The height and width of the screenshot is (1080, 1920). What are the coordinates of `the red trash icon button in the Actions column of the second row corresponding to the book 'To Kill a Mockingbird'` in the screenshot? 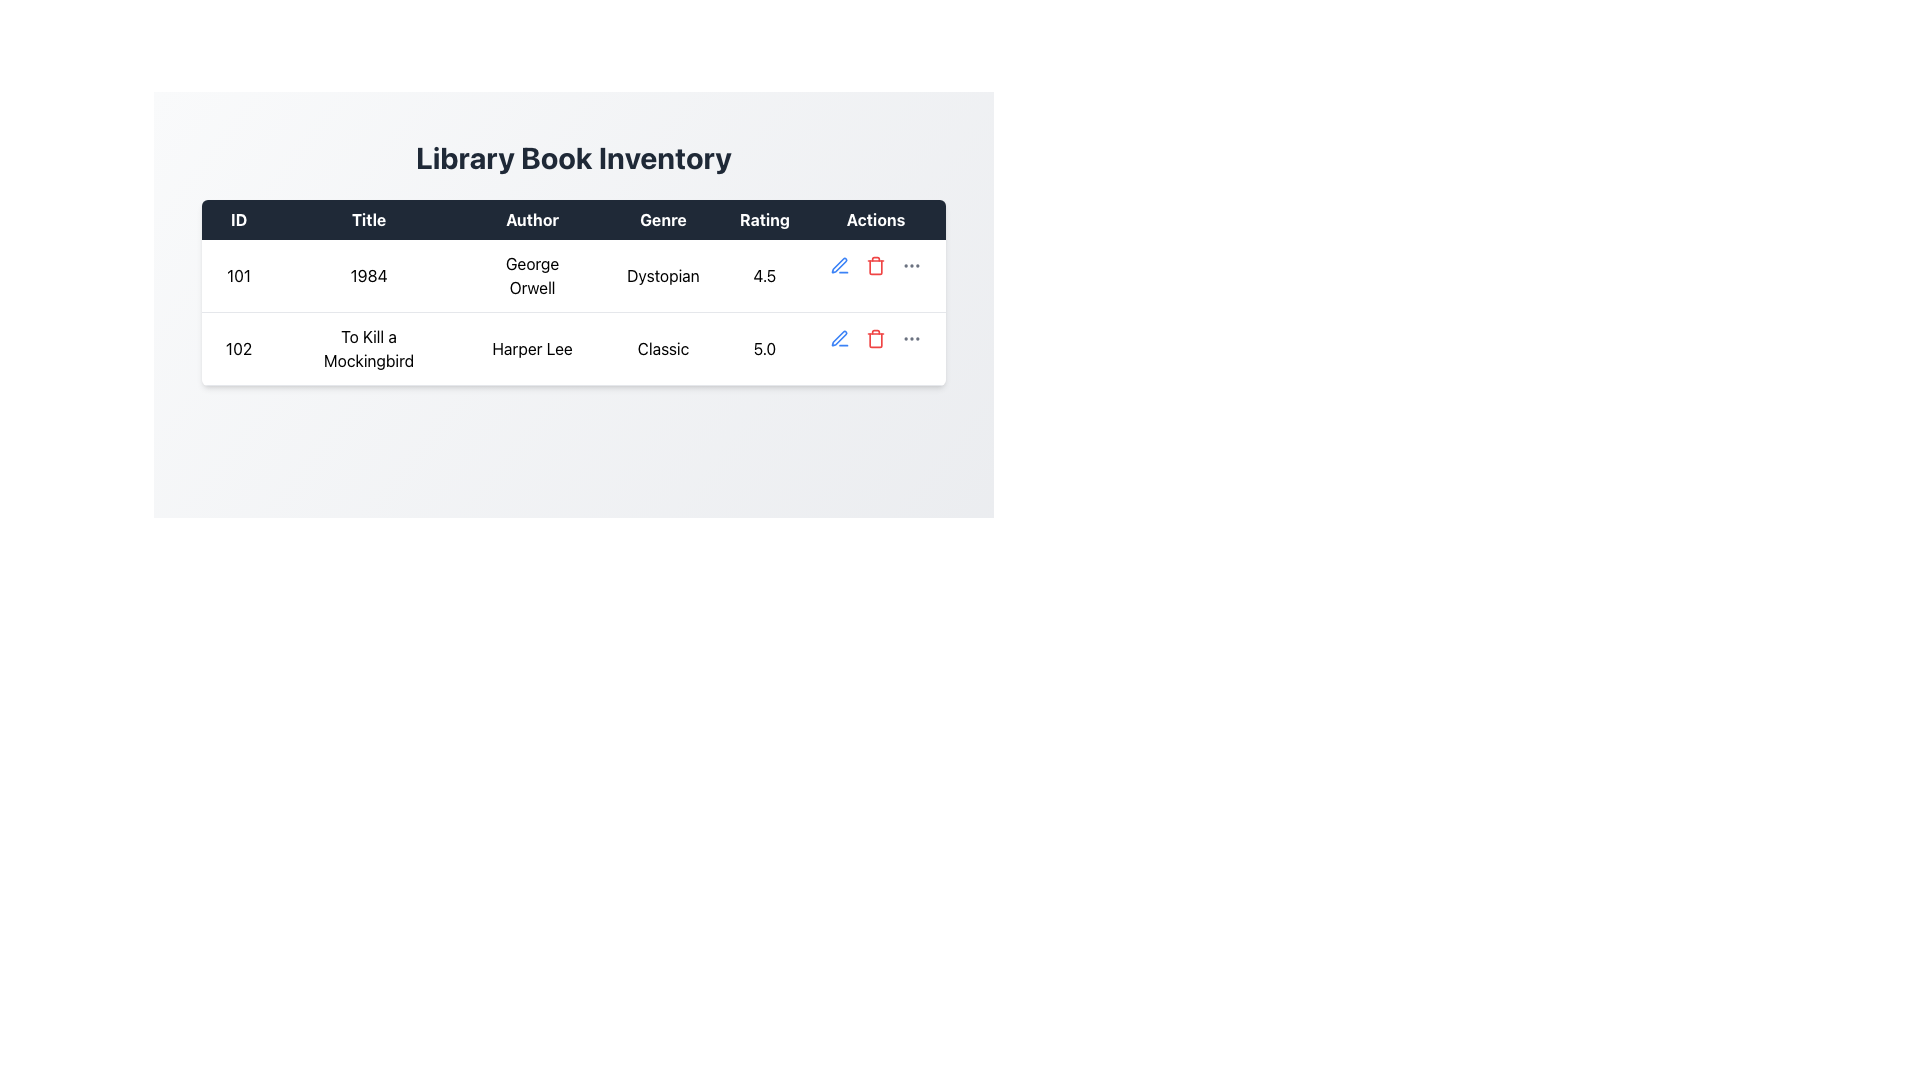 It's located at (875, 335).